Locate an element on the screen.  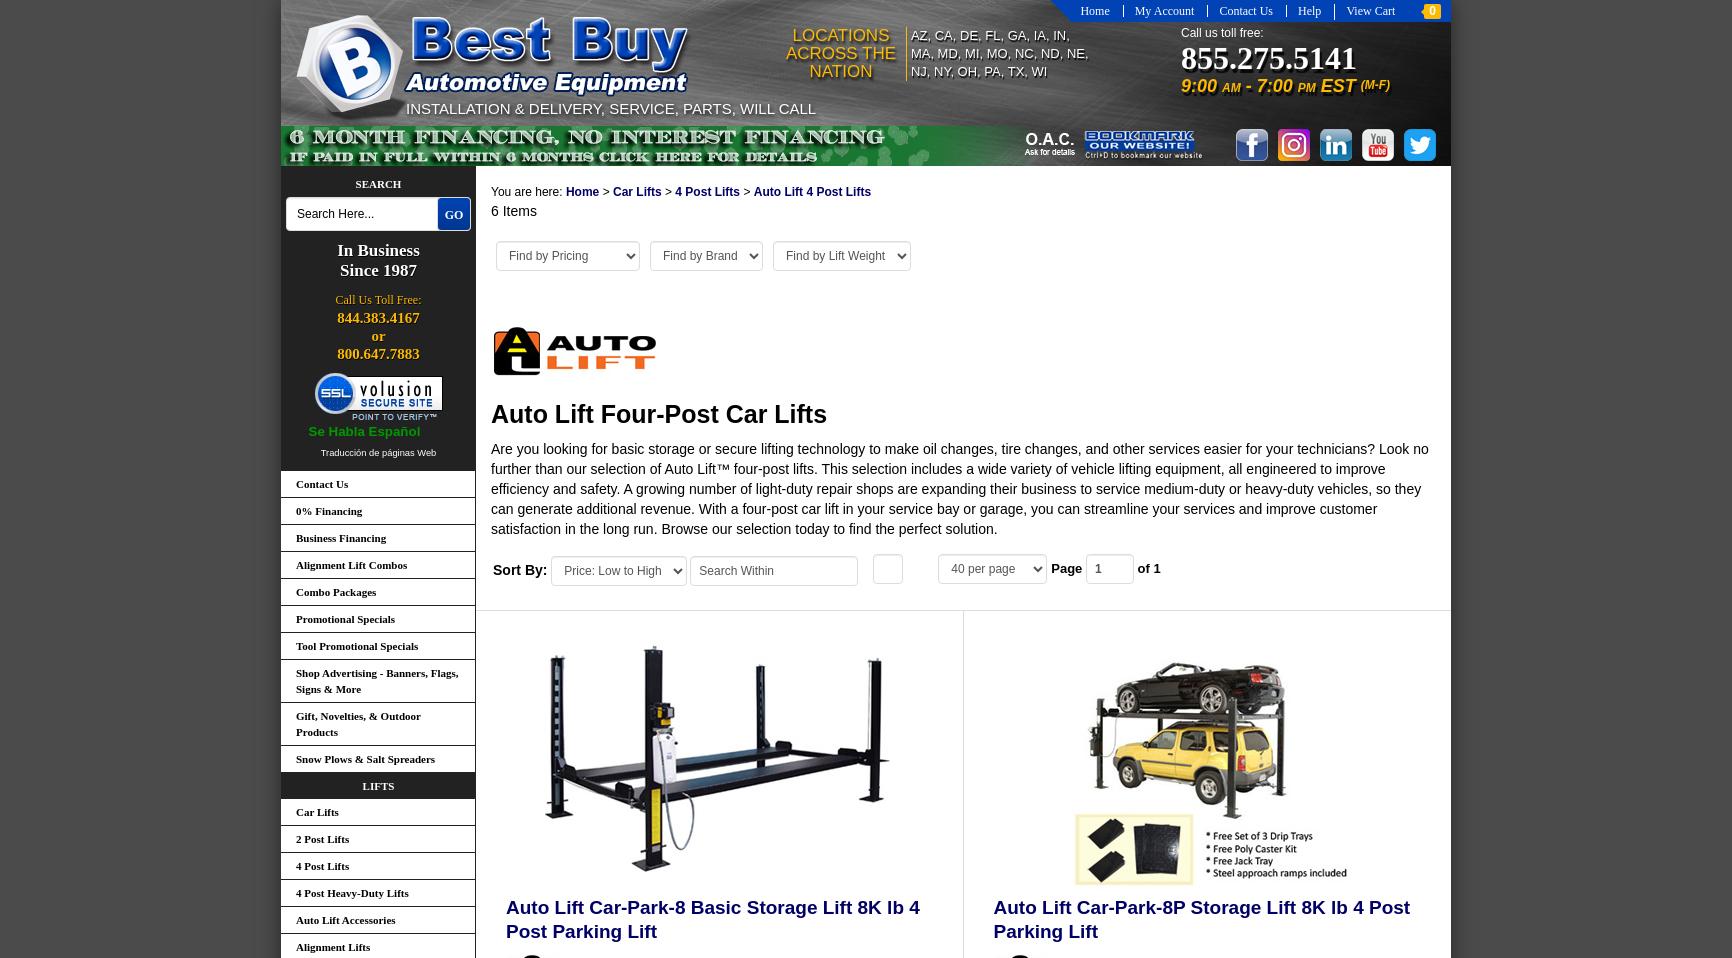
'4 Post Heavy-Duty Lifts' is located at coordinates (350, 893).